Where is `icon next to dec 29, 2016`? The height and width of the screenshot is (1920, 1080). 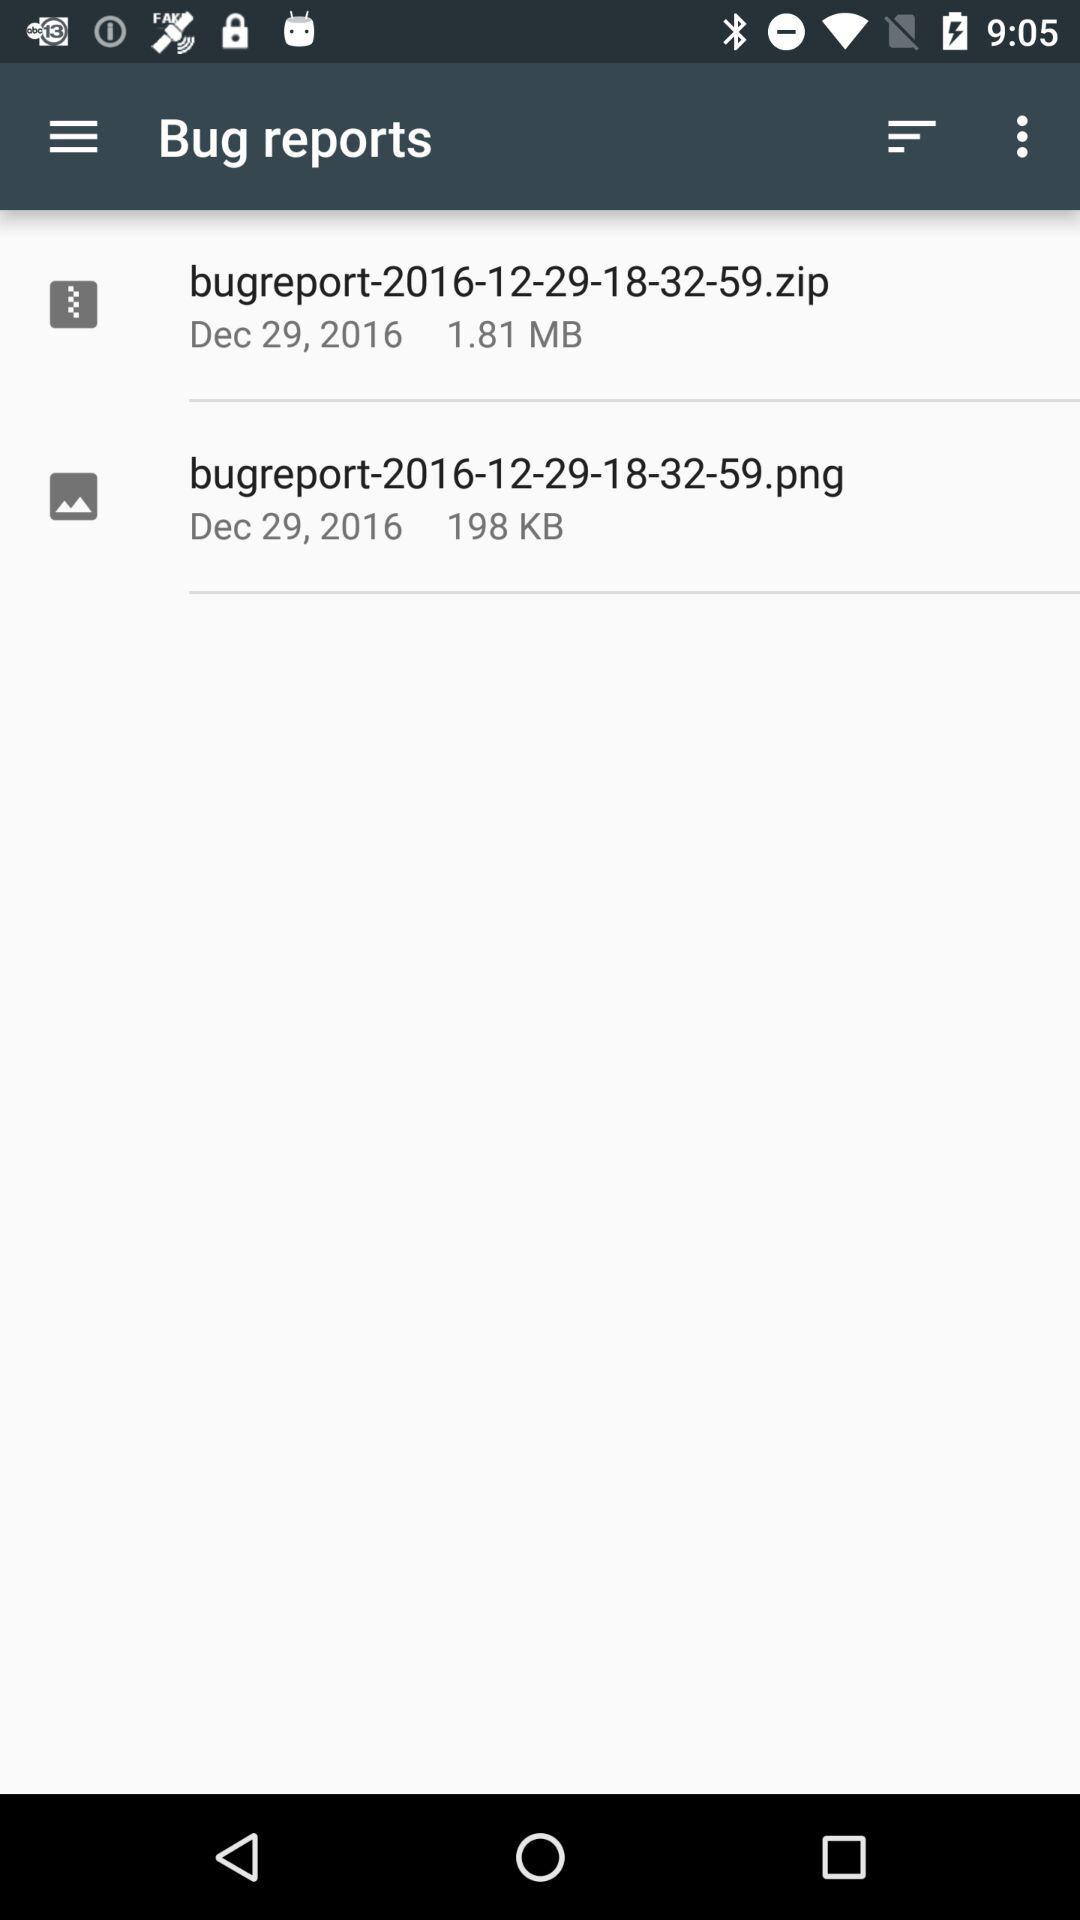 icon next to dec 29, 2016 is located at coordinates (564, 524).